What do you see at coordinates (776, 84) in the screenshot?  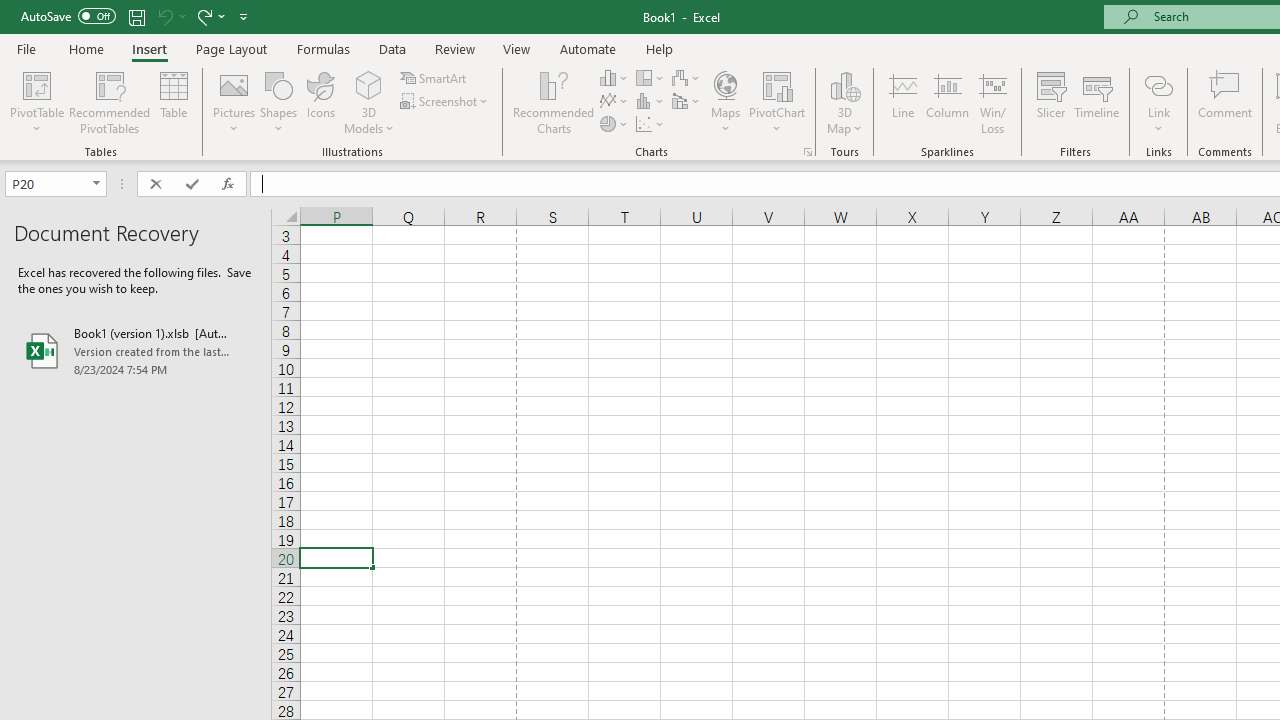 I see `'PivotChart'` at bounding box center [776, 84].